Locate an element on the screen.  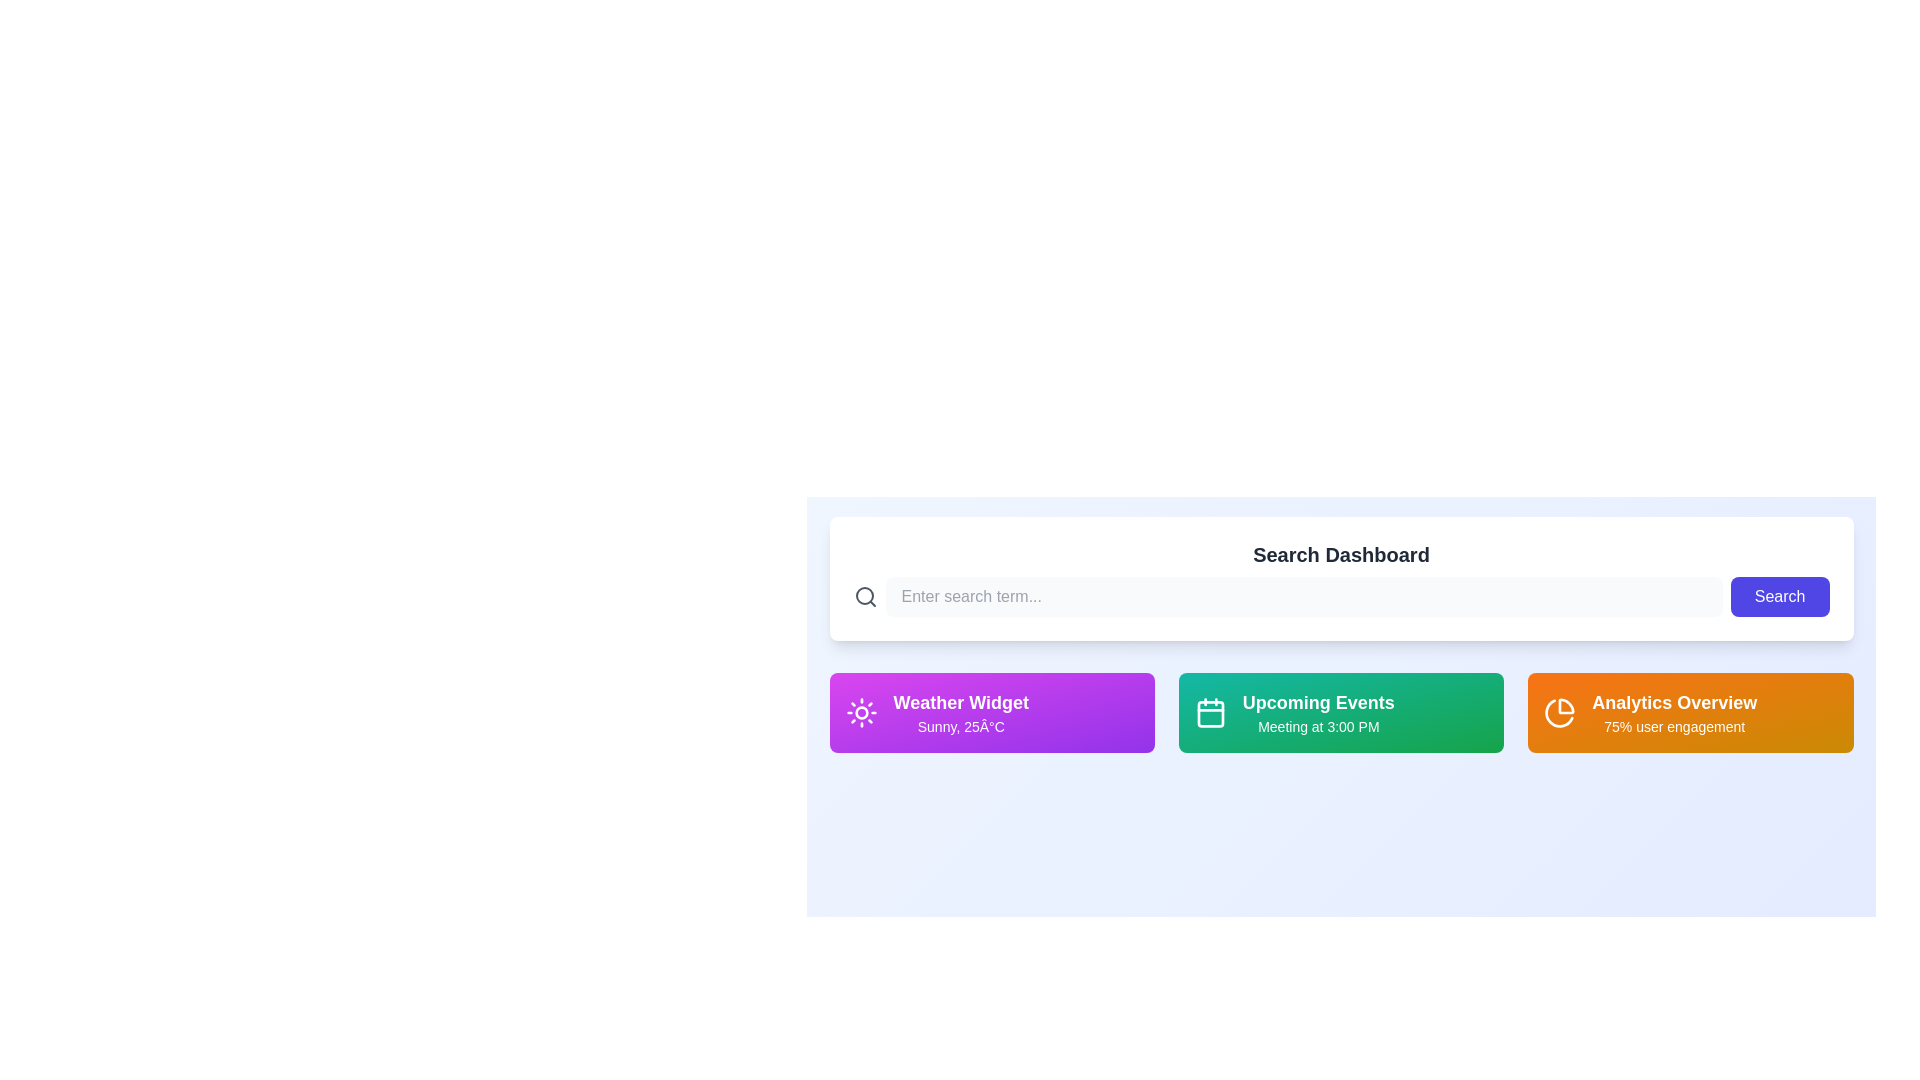
the text label displaying 'Meeting at 3:00 PM', which is located below the 'Upcoming Events' heading and has a bold green background is located at coordinates (1318, 726).